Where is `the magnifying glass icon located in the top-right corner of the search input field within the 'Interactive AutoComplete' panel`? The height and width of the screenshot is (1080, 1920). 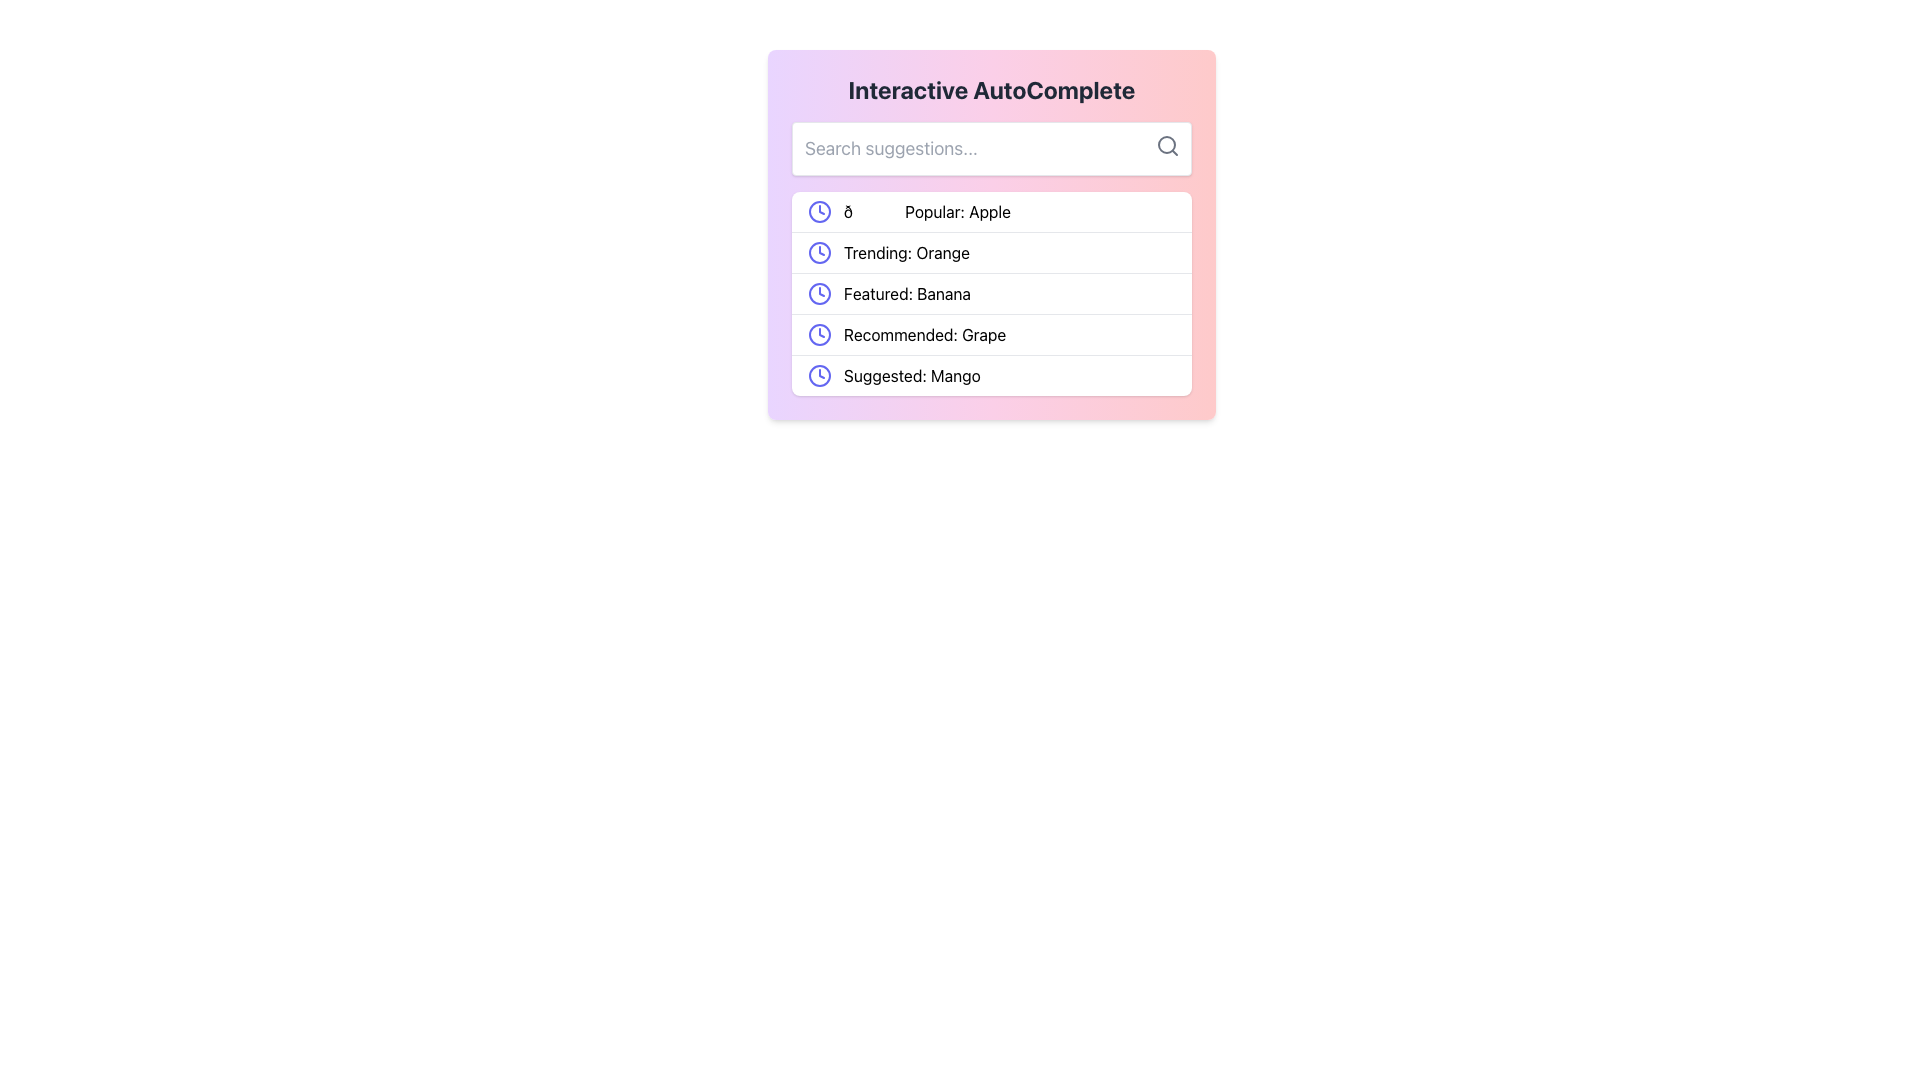
the magnifying glass icon located in the top-right corner of the search input field within the 'Interactive AutoComplete' panel is located at coordinates (1167, 145).